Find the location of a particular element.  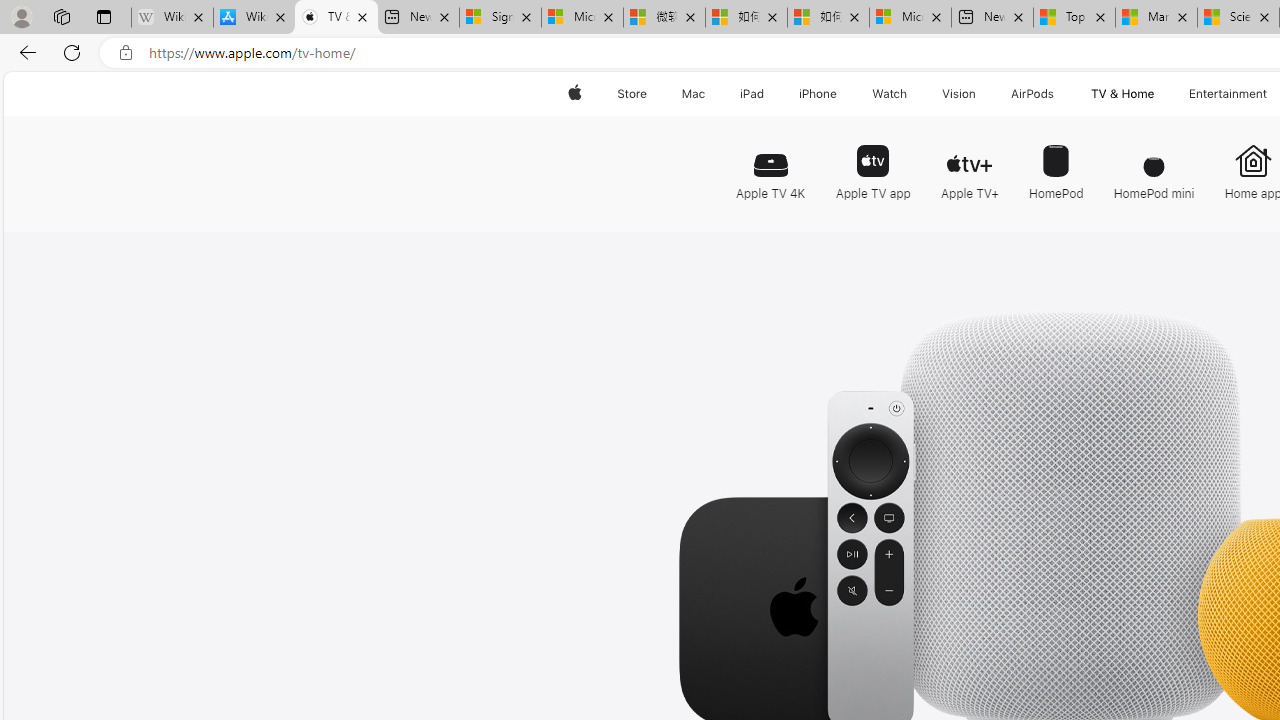

'AirPods menu' is located at coordinates (1057, 93).